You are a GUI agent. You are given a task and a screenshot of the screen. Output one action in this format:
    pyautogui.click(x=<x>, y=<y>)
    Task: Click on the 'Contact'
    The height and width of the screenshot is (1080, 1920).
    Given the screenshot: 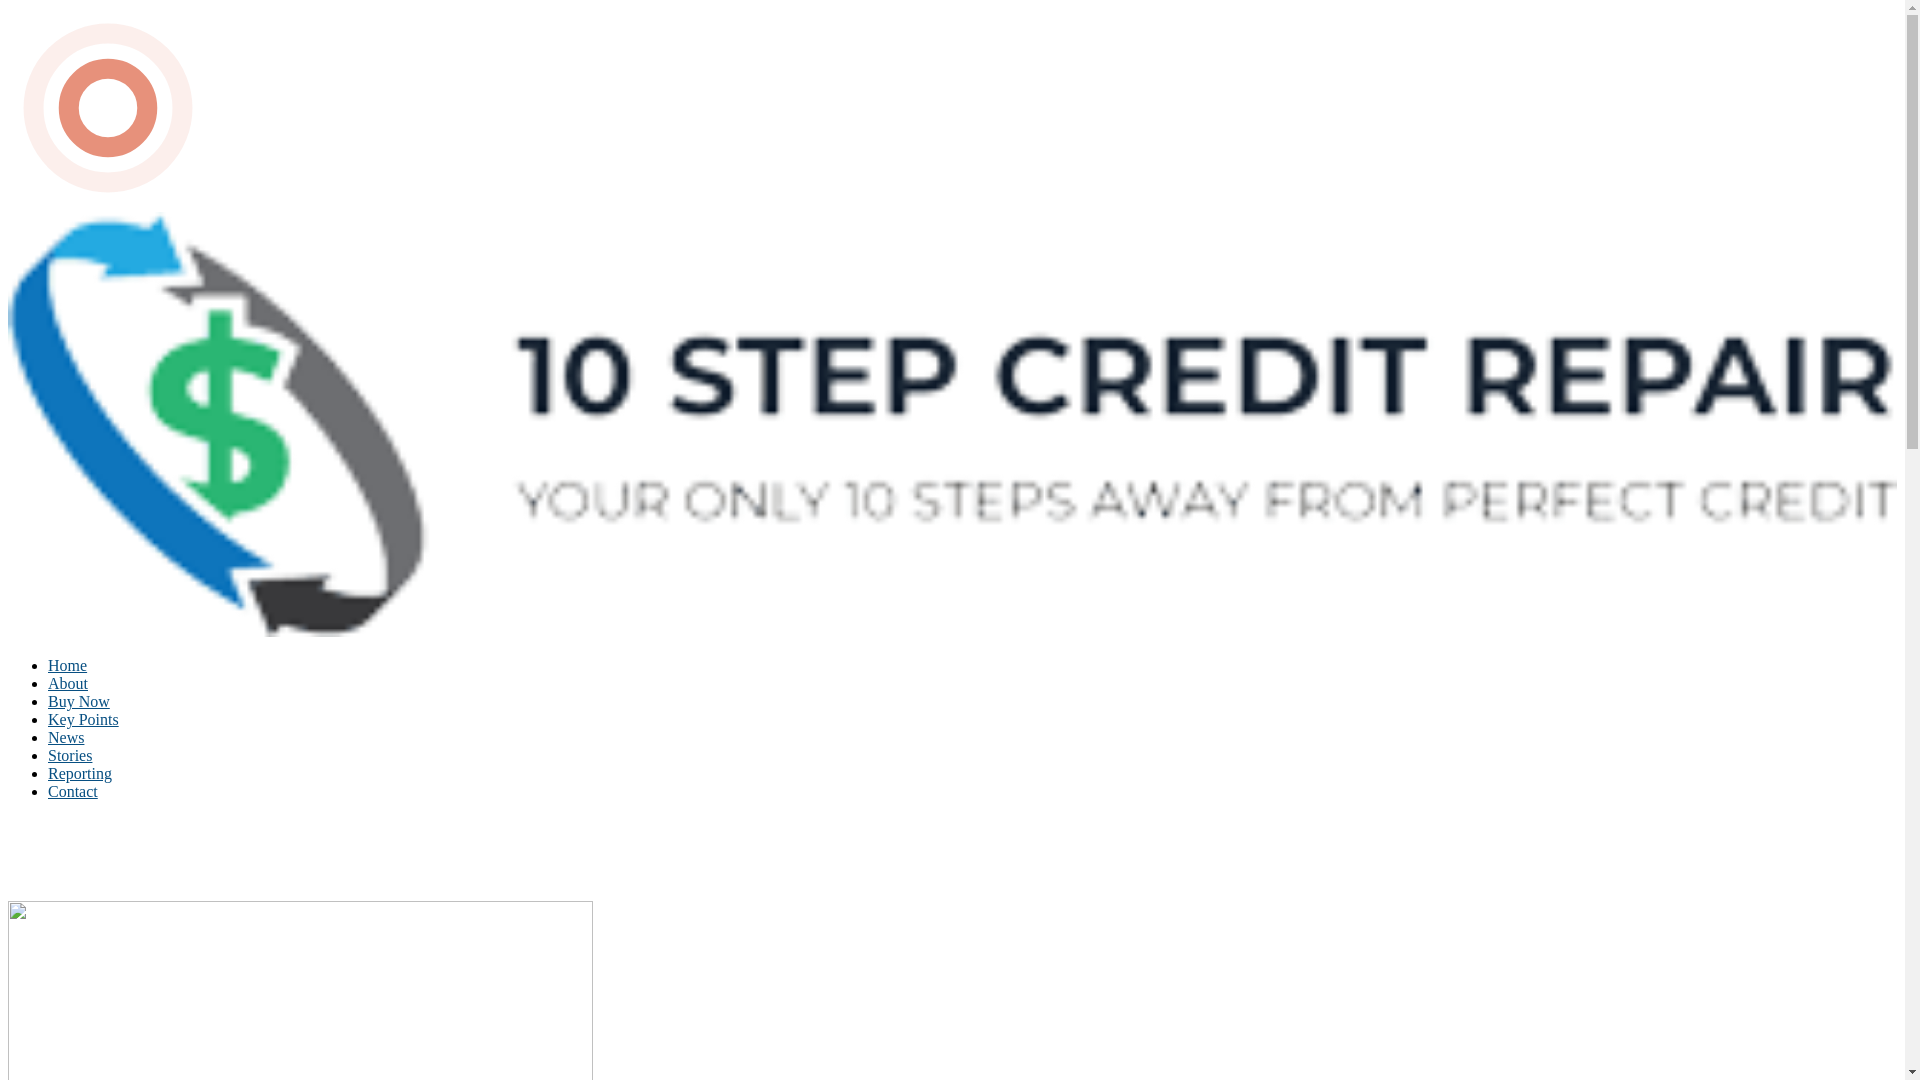 What is the action you would take?
    pyautogui.click(x=72, y=790)
    